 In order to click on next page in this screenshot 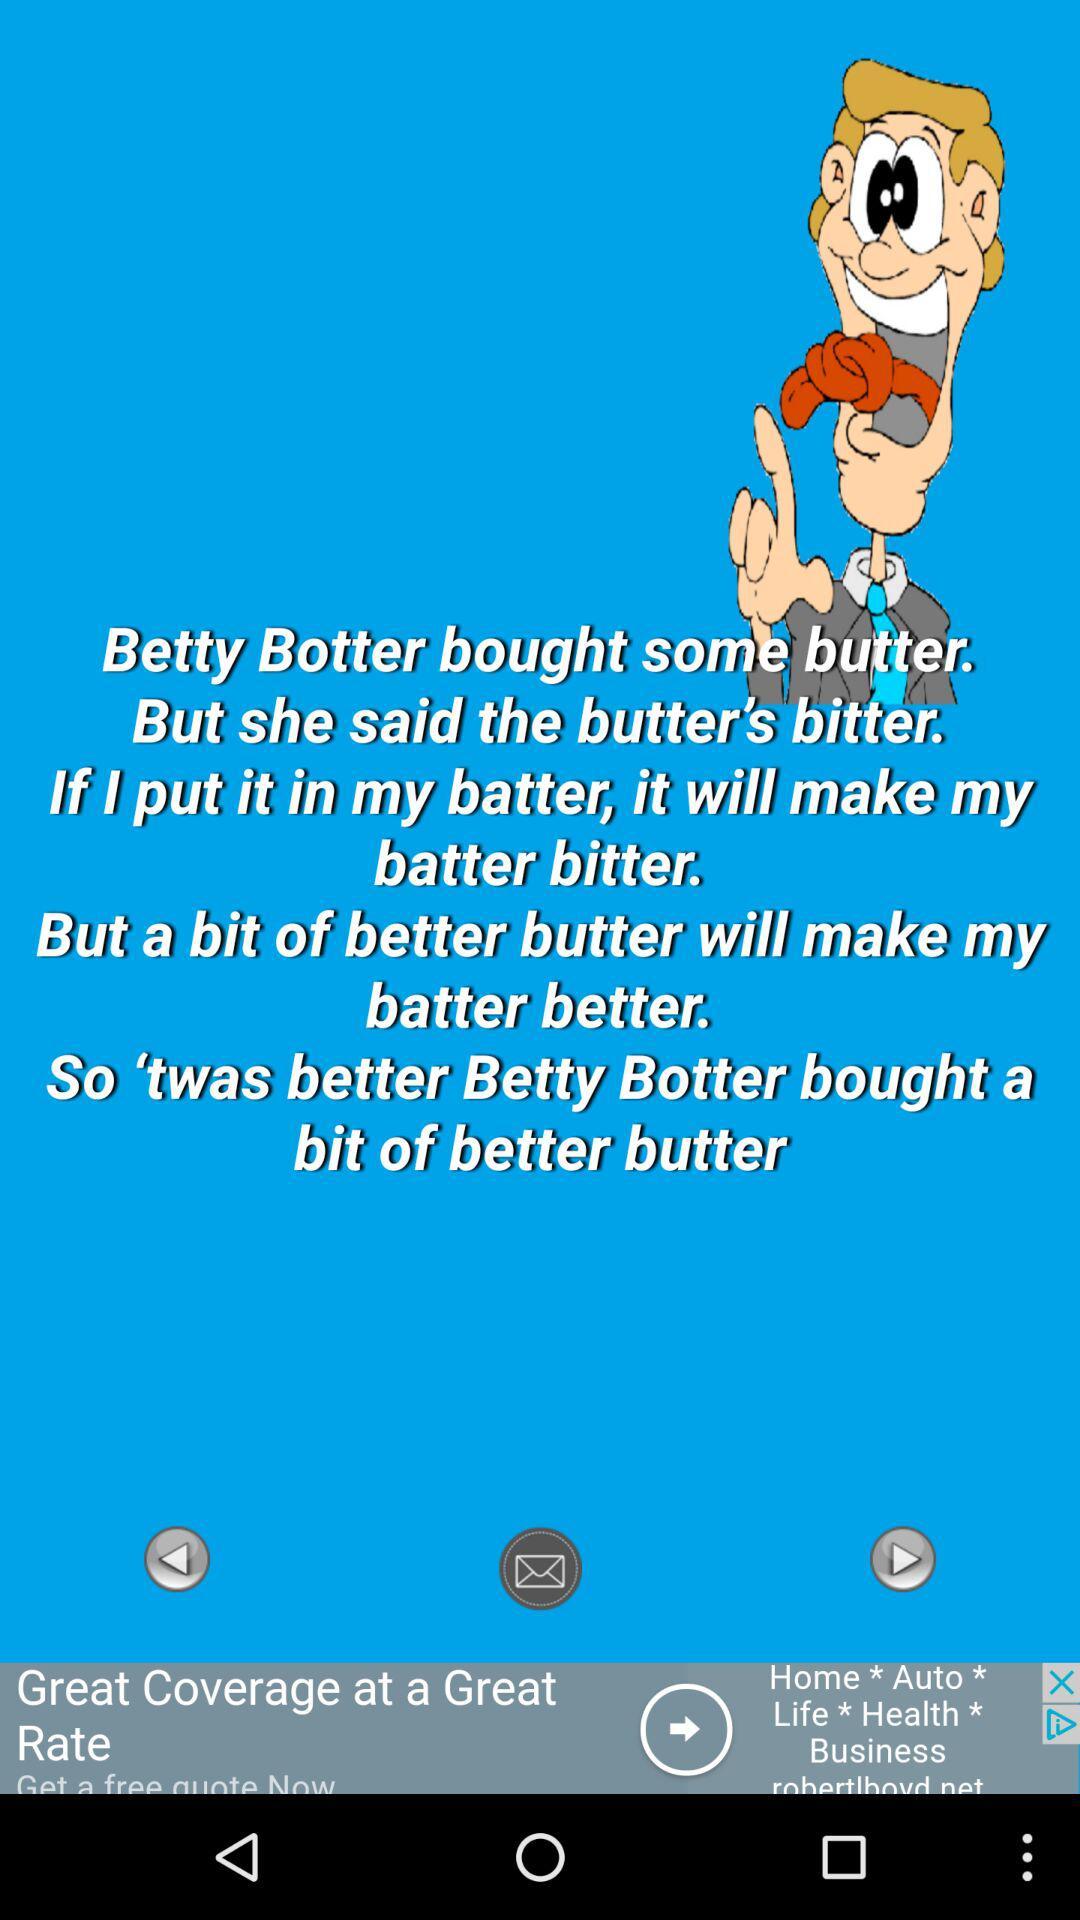, I will do `click(902, 1651)`.